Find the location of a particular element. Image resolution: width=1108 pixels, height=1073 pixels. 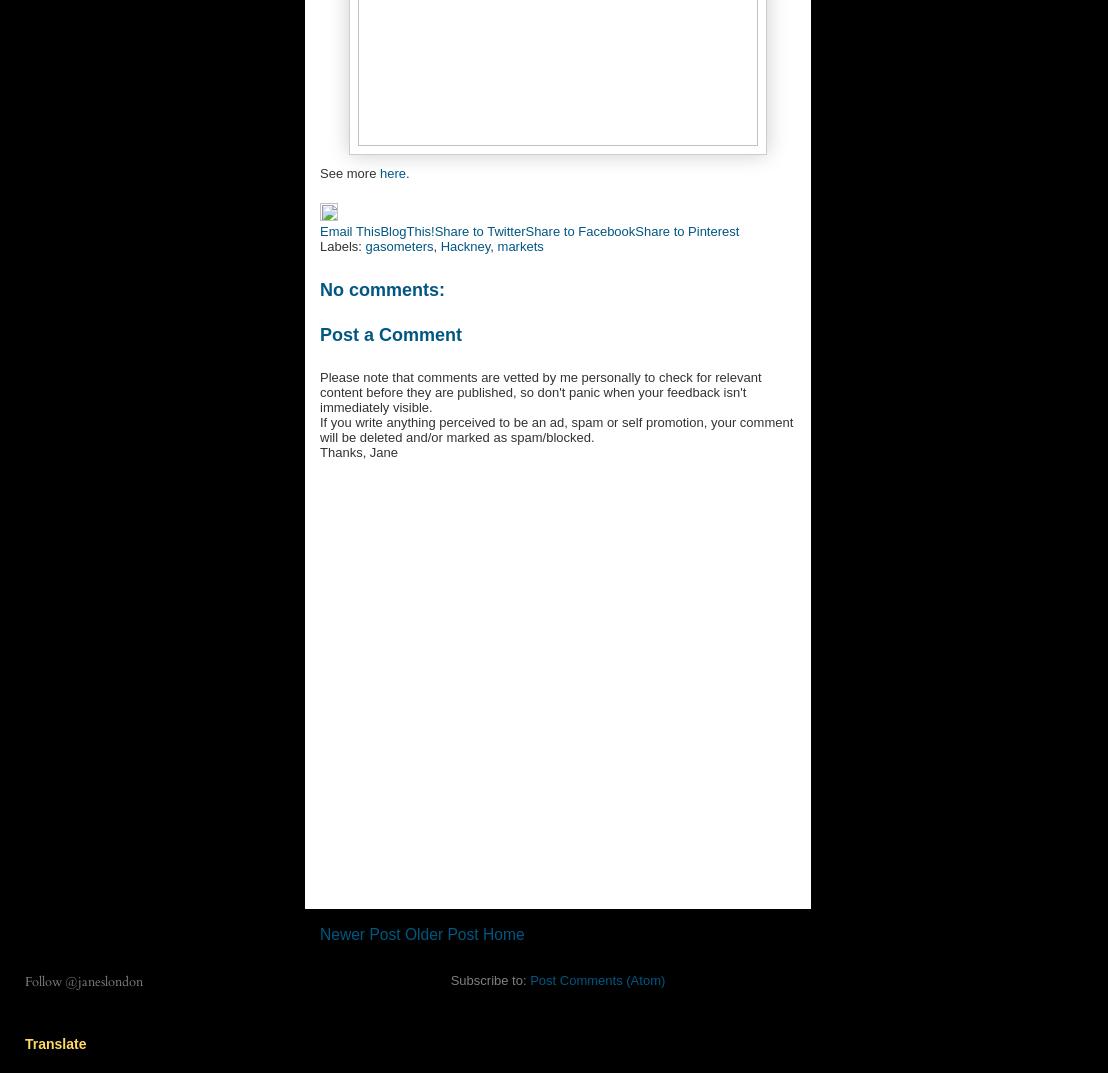

'BlogThis!' is located at coordinates (406, 230).